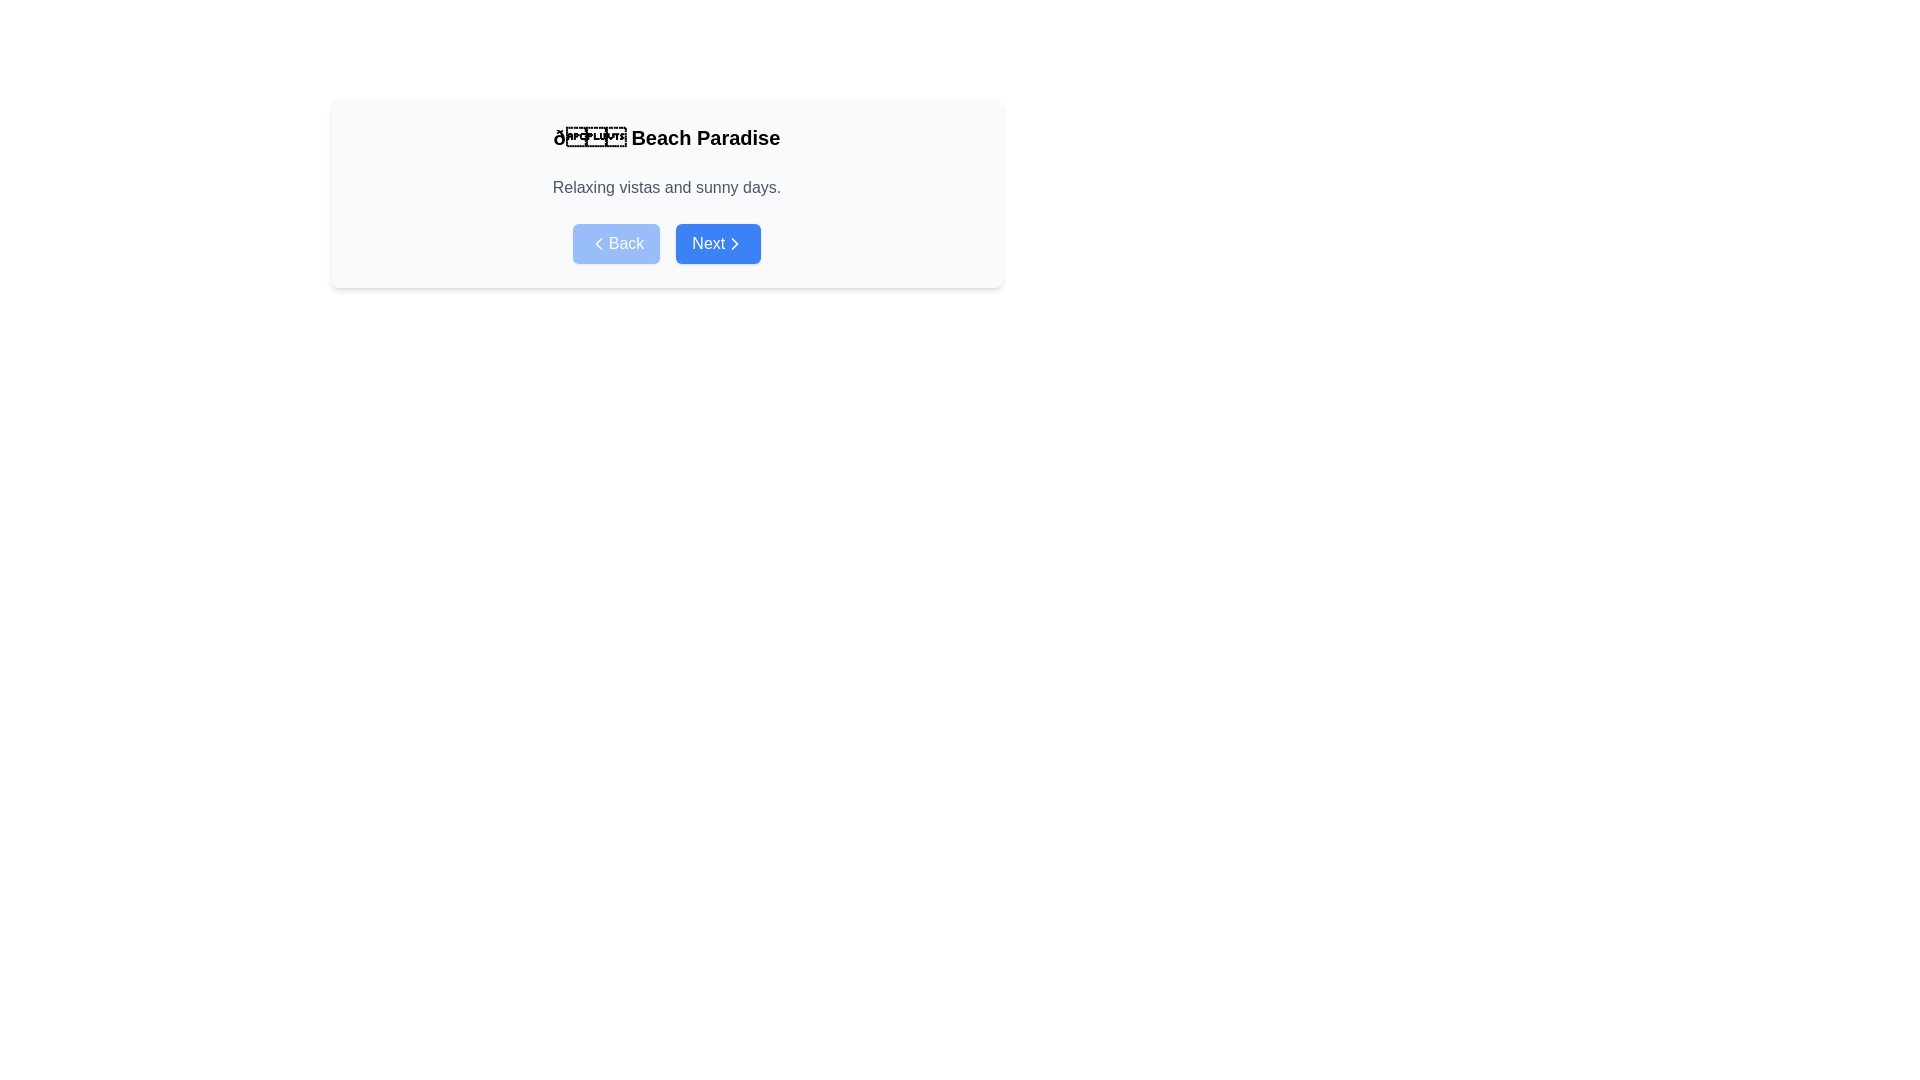 Image resolution: width=1920 pixels, height=1080 pixels. I want to click on the rounded rectangular blue button labeled 'Back' with a left-pointing chevron icon, so click(615, 242).